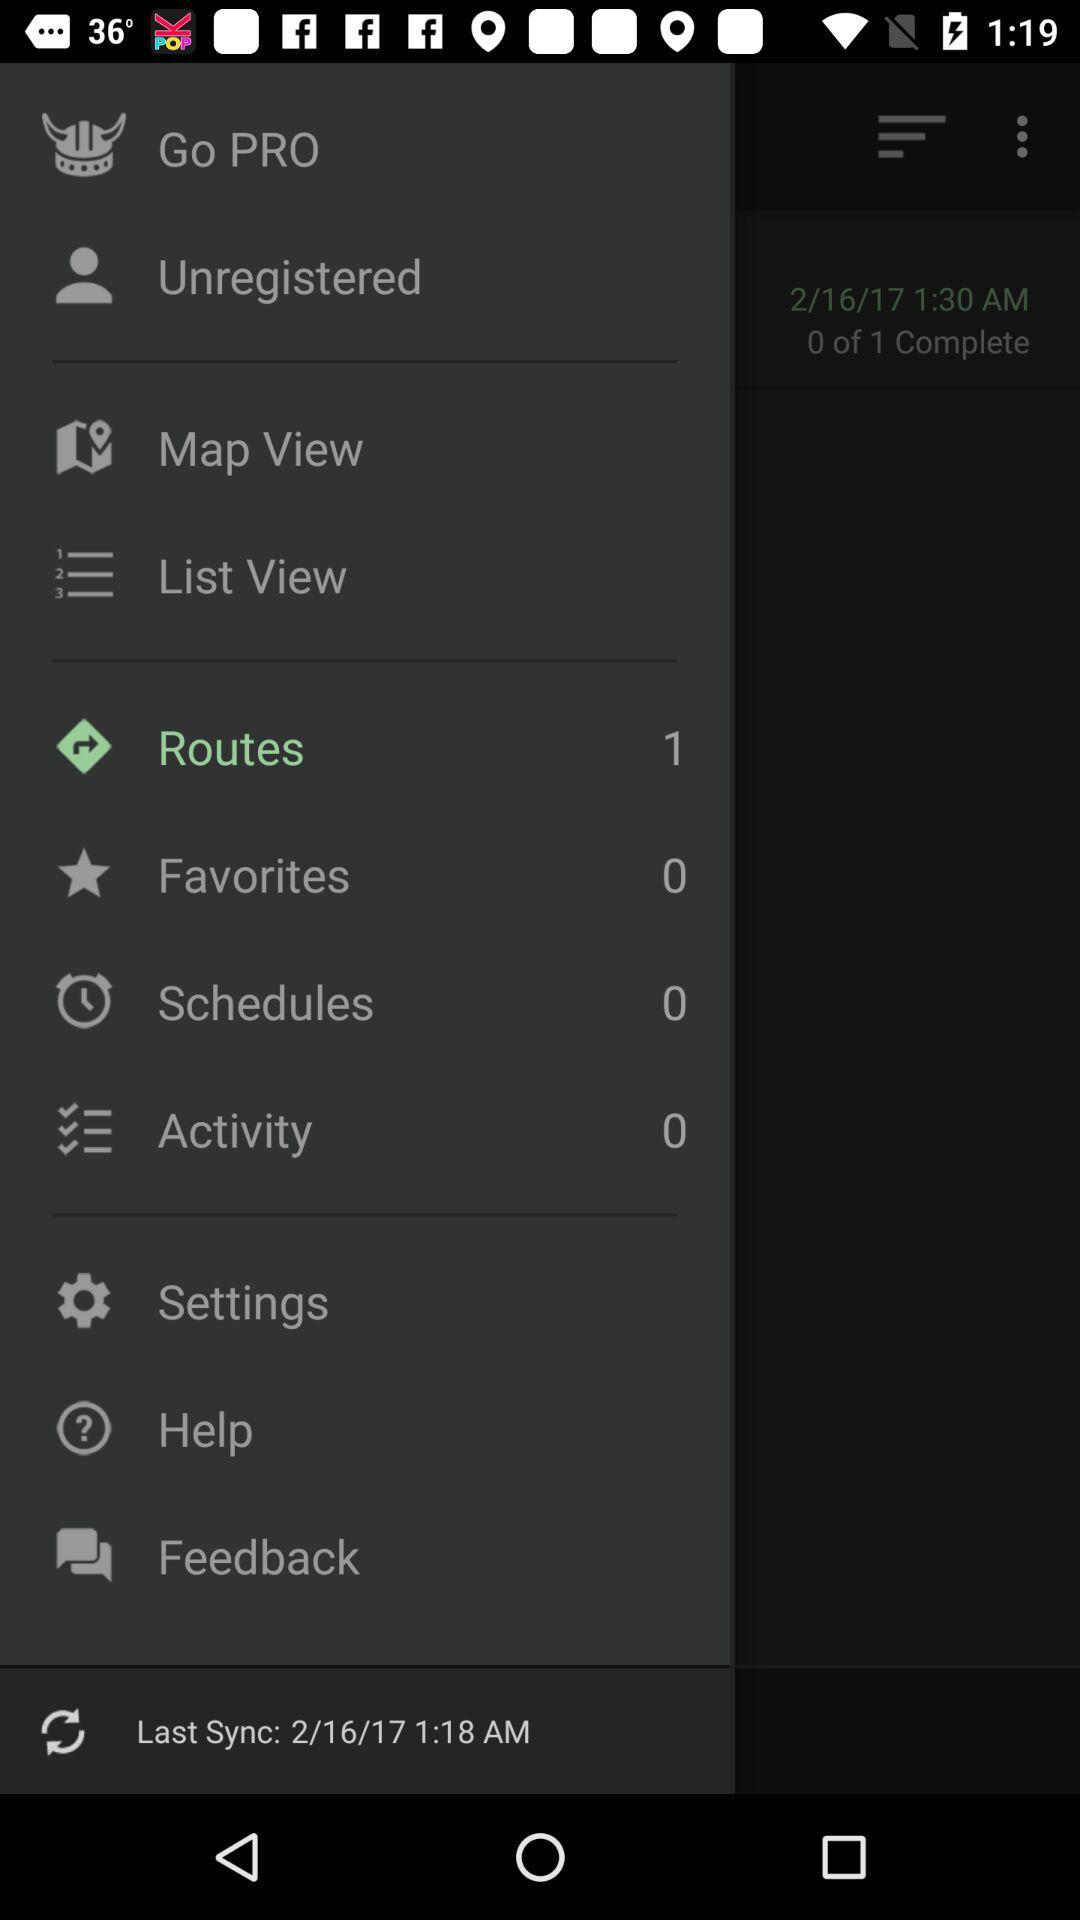 This screenshot has width=1080, height=1920. What do you see at coordinates (404, 874) in the screenshot?
I see `the icon next to 1` at bounding box center [404, 874].